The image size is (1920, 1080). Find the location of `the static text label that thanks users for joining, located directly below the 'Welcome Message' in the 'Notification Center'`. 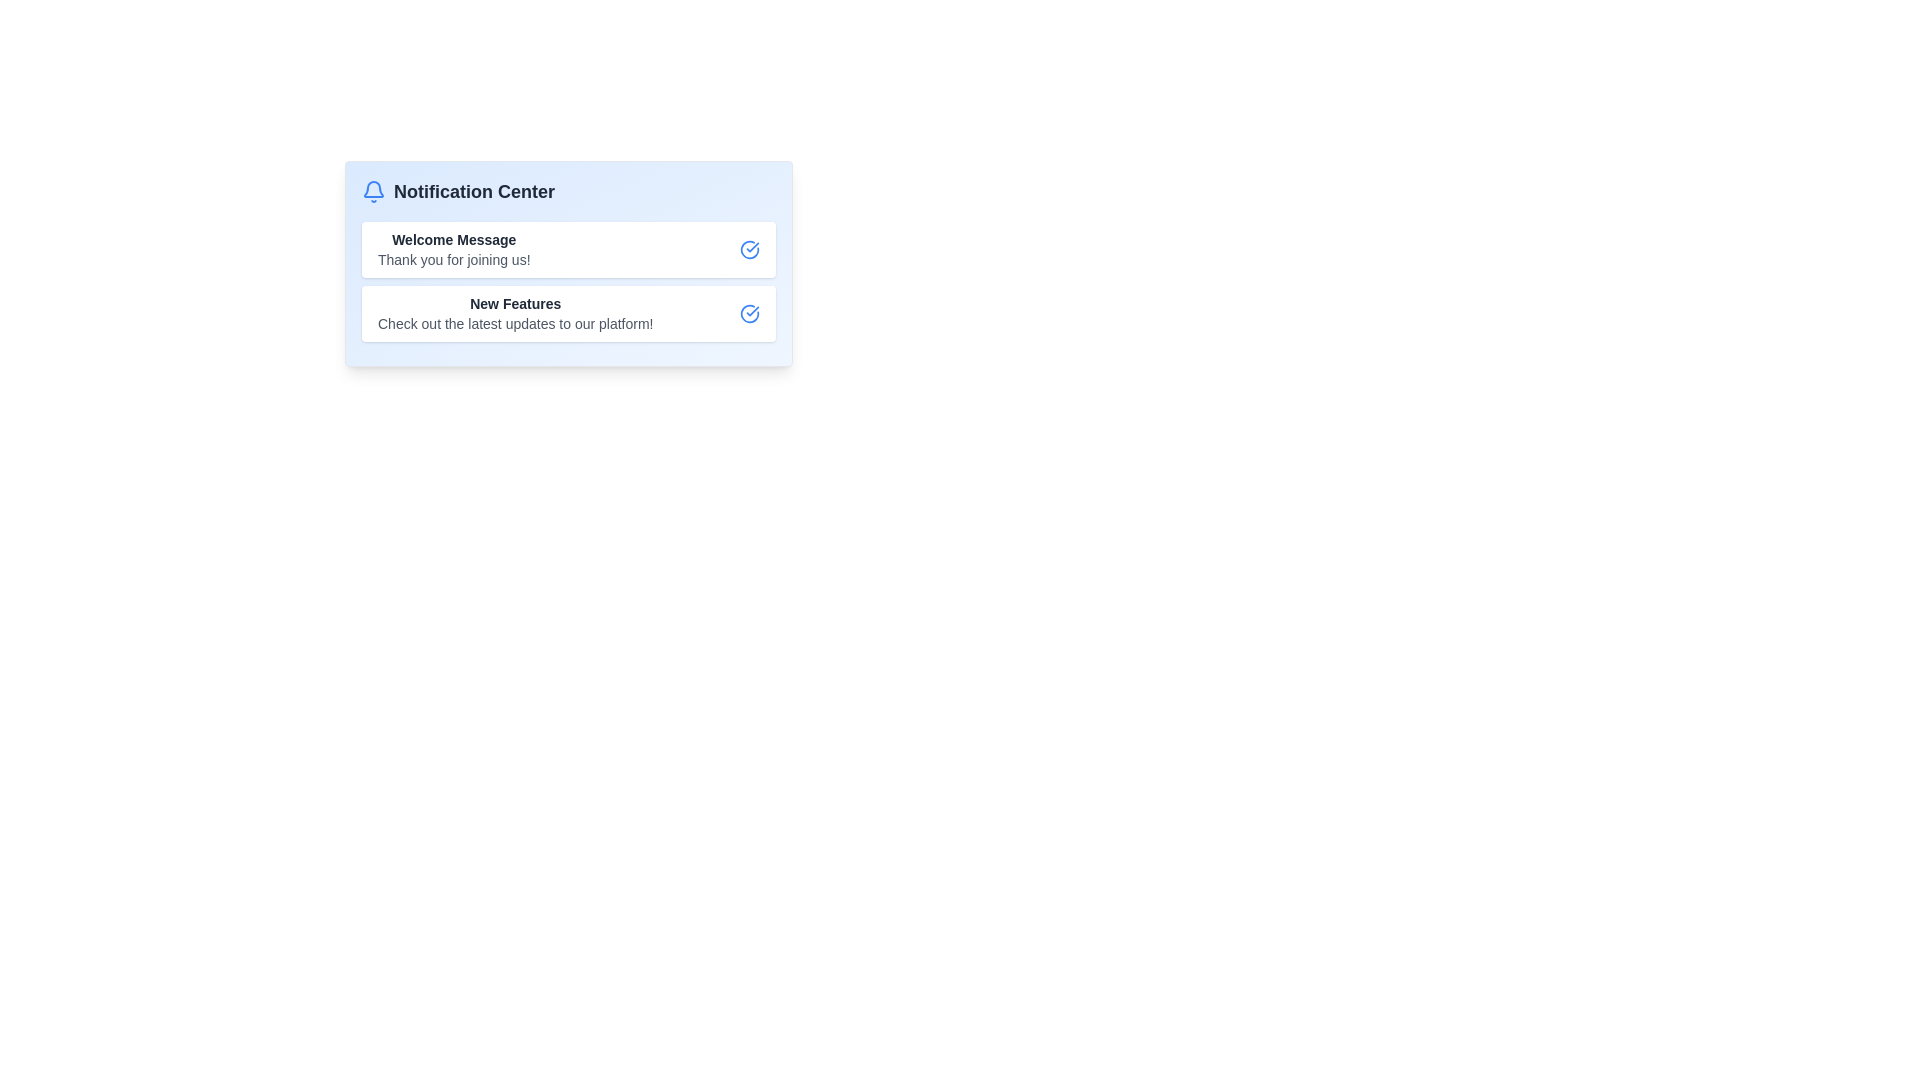

the static text label that thanks users for joining, located directly below the 'Welcome Message' in the 'Notification Center' is located at coordinates (453, 258).